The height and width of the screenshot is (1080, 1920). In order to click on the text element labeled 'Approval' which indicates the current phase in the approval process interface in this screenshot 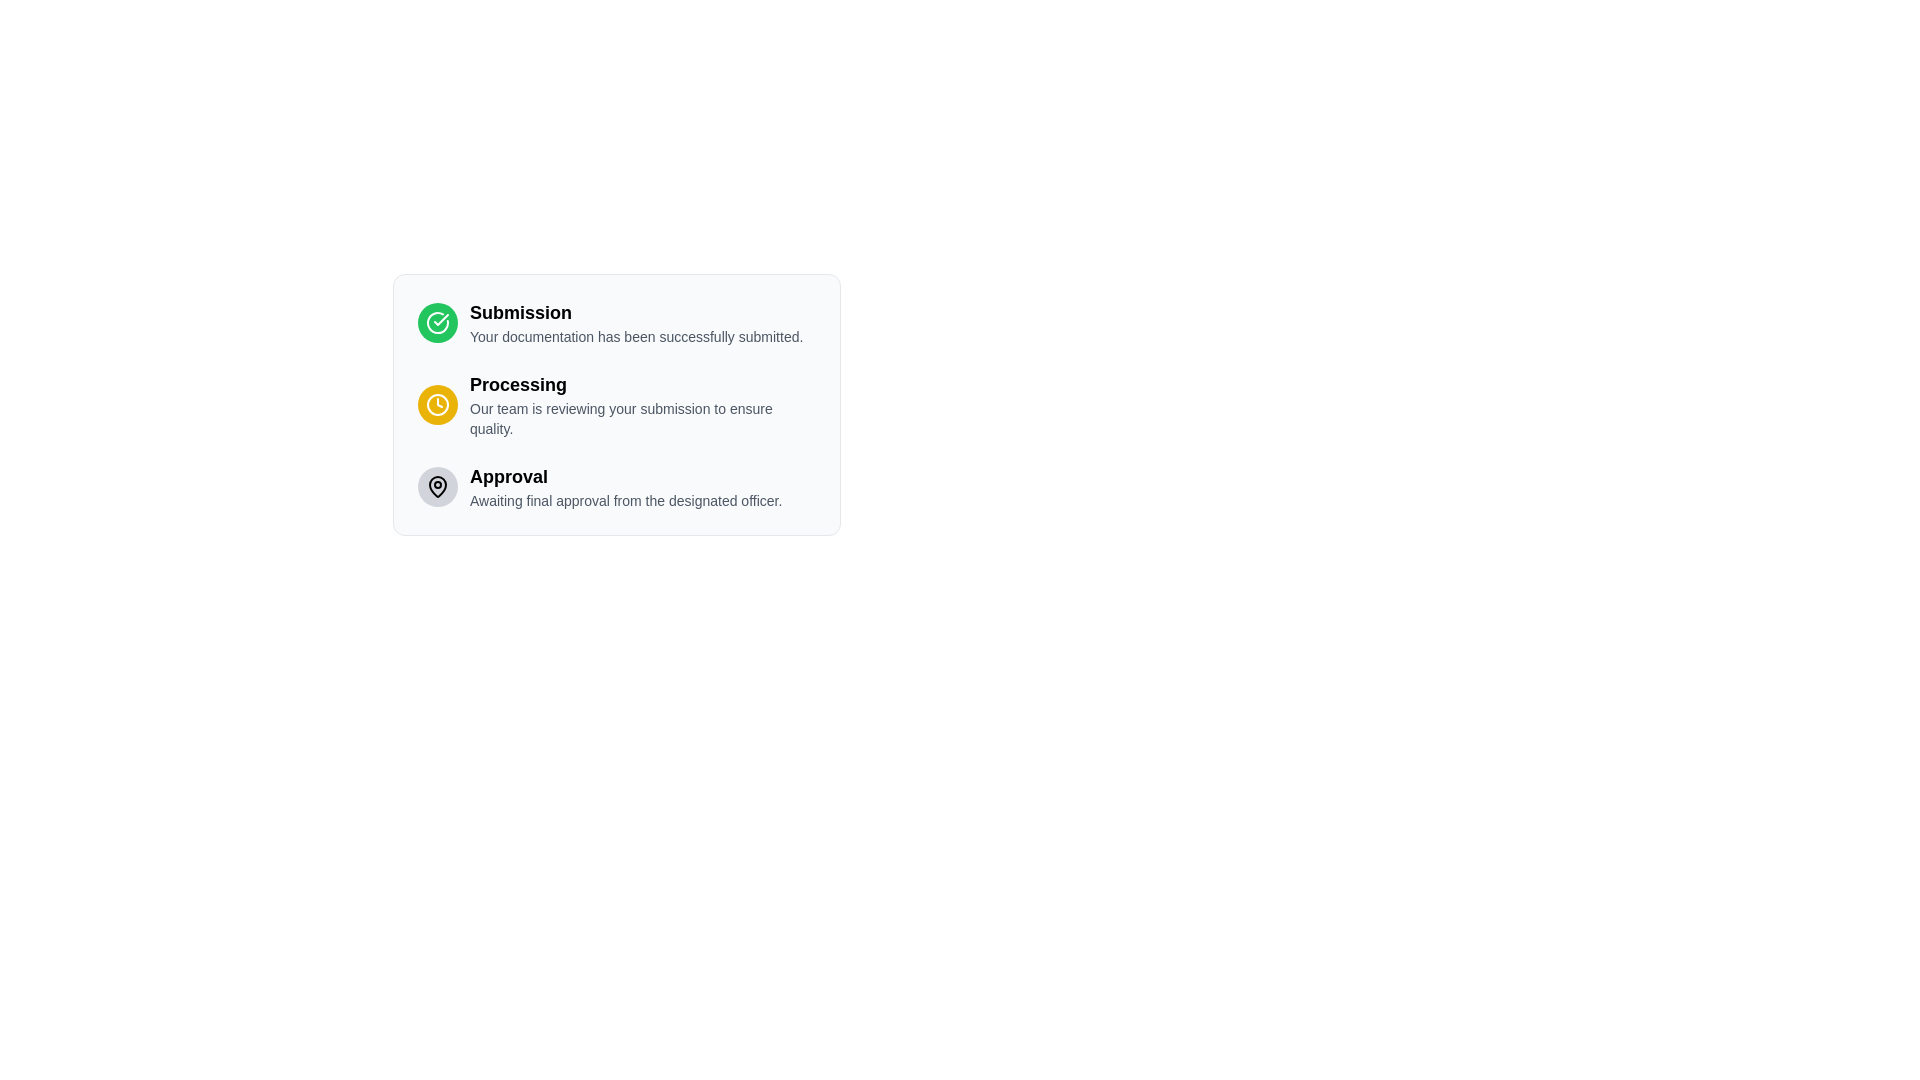, I will do `click(625, 477)`.